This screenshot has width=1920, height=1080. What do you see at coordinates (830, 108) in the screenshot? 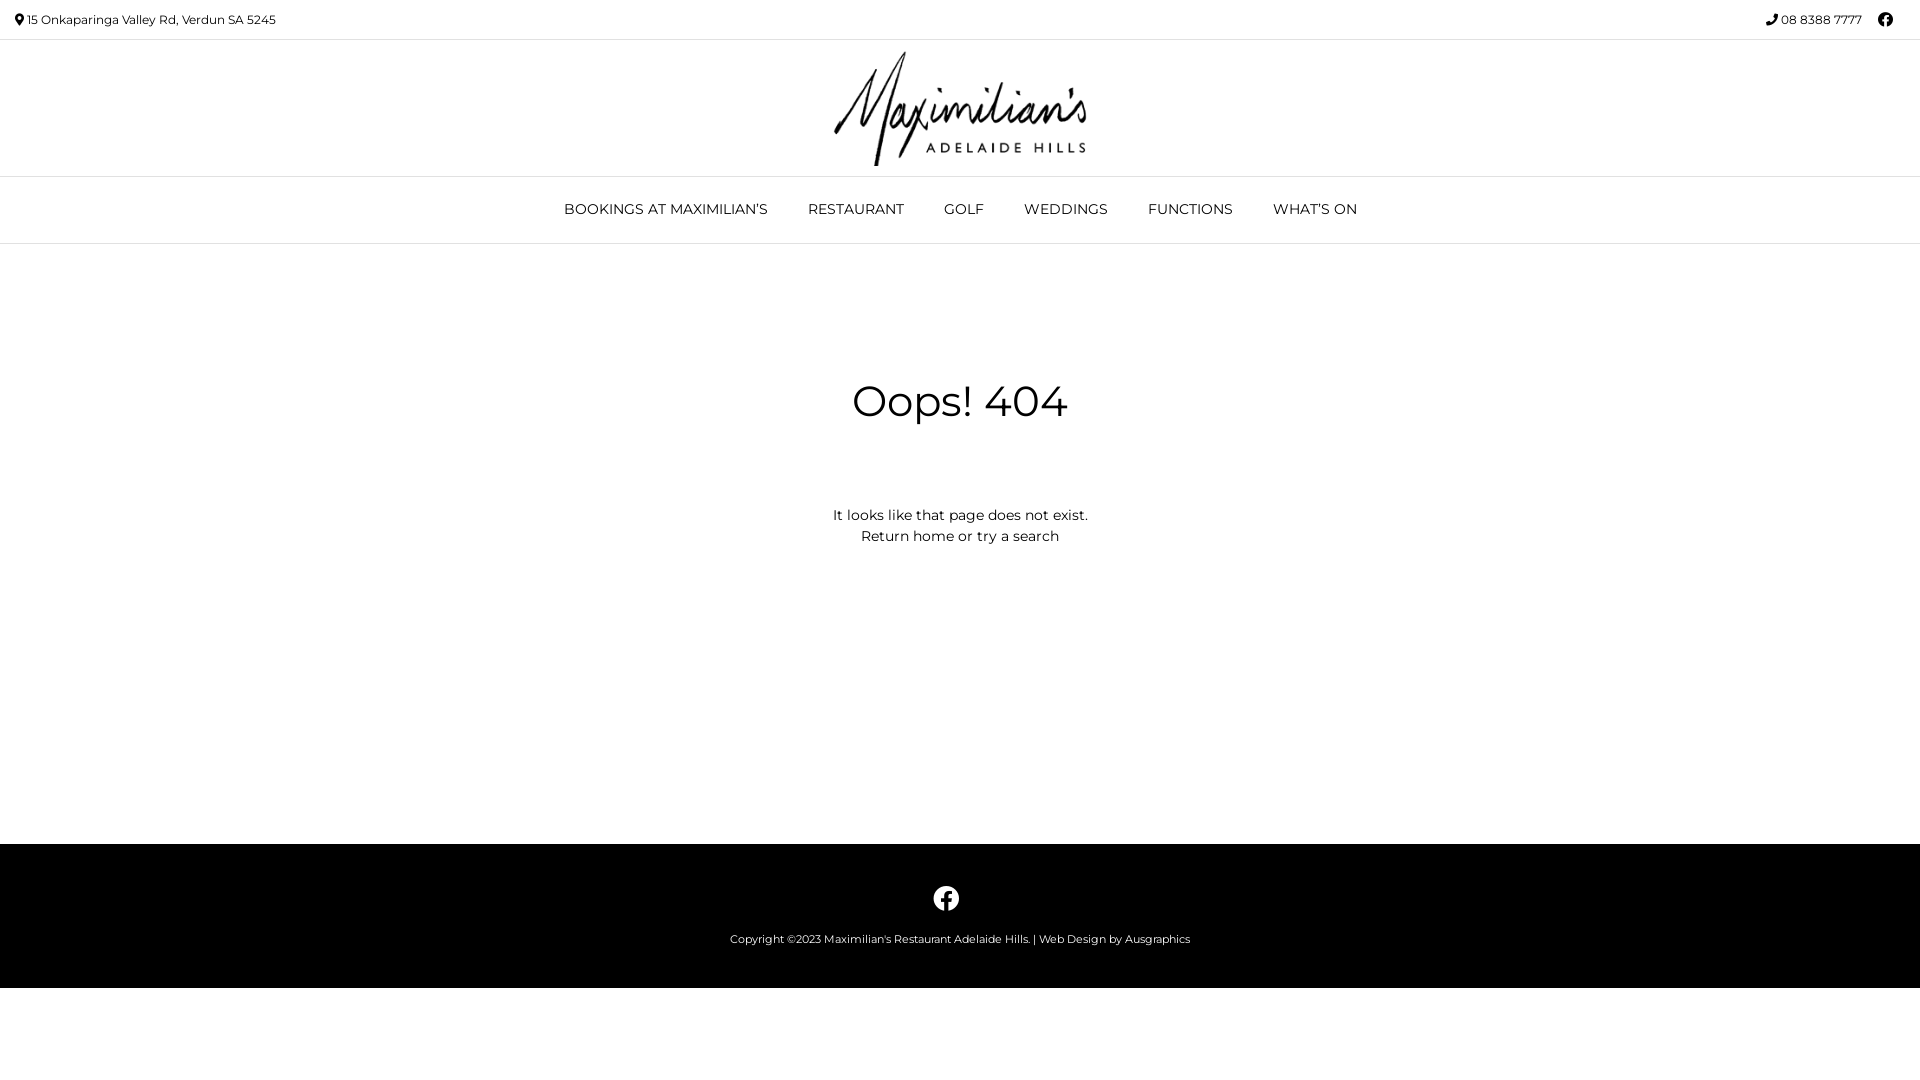
I see `'Maximilian's Restaurant Adelaide Hills'` at bounding box center [830, 108].